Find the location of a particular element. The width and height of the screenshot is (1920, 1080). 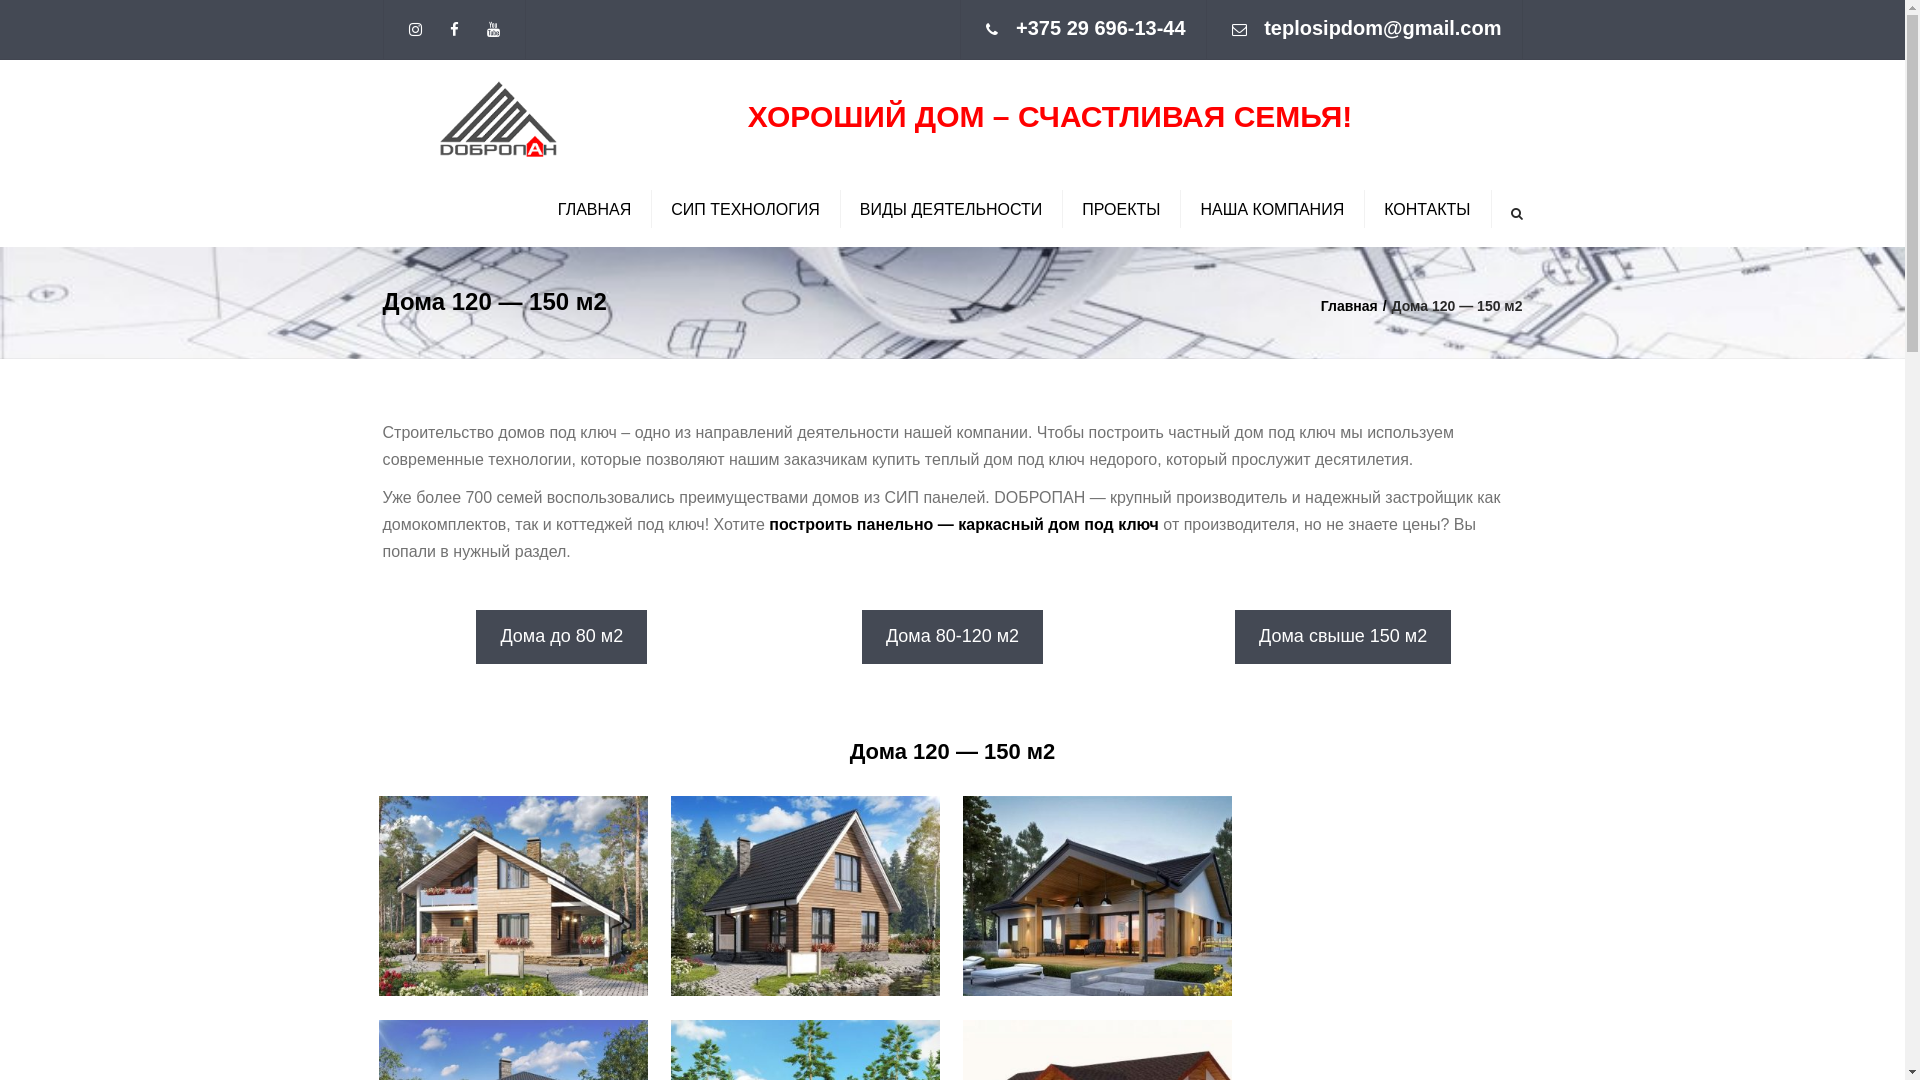

'teplosipdom@gmail.com' is located at coordinates (1381, 27).